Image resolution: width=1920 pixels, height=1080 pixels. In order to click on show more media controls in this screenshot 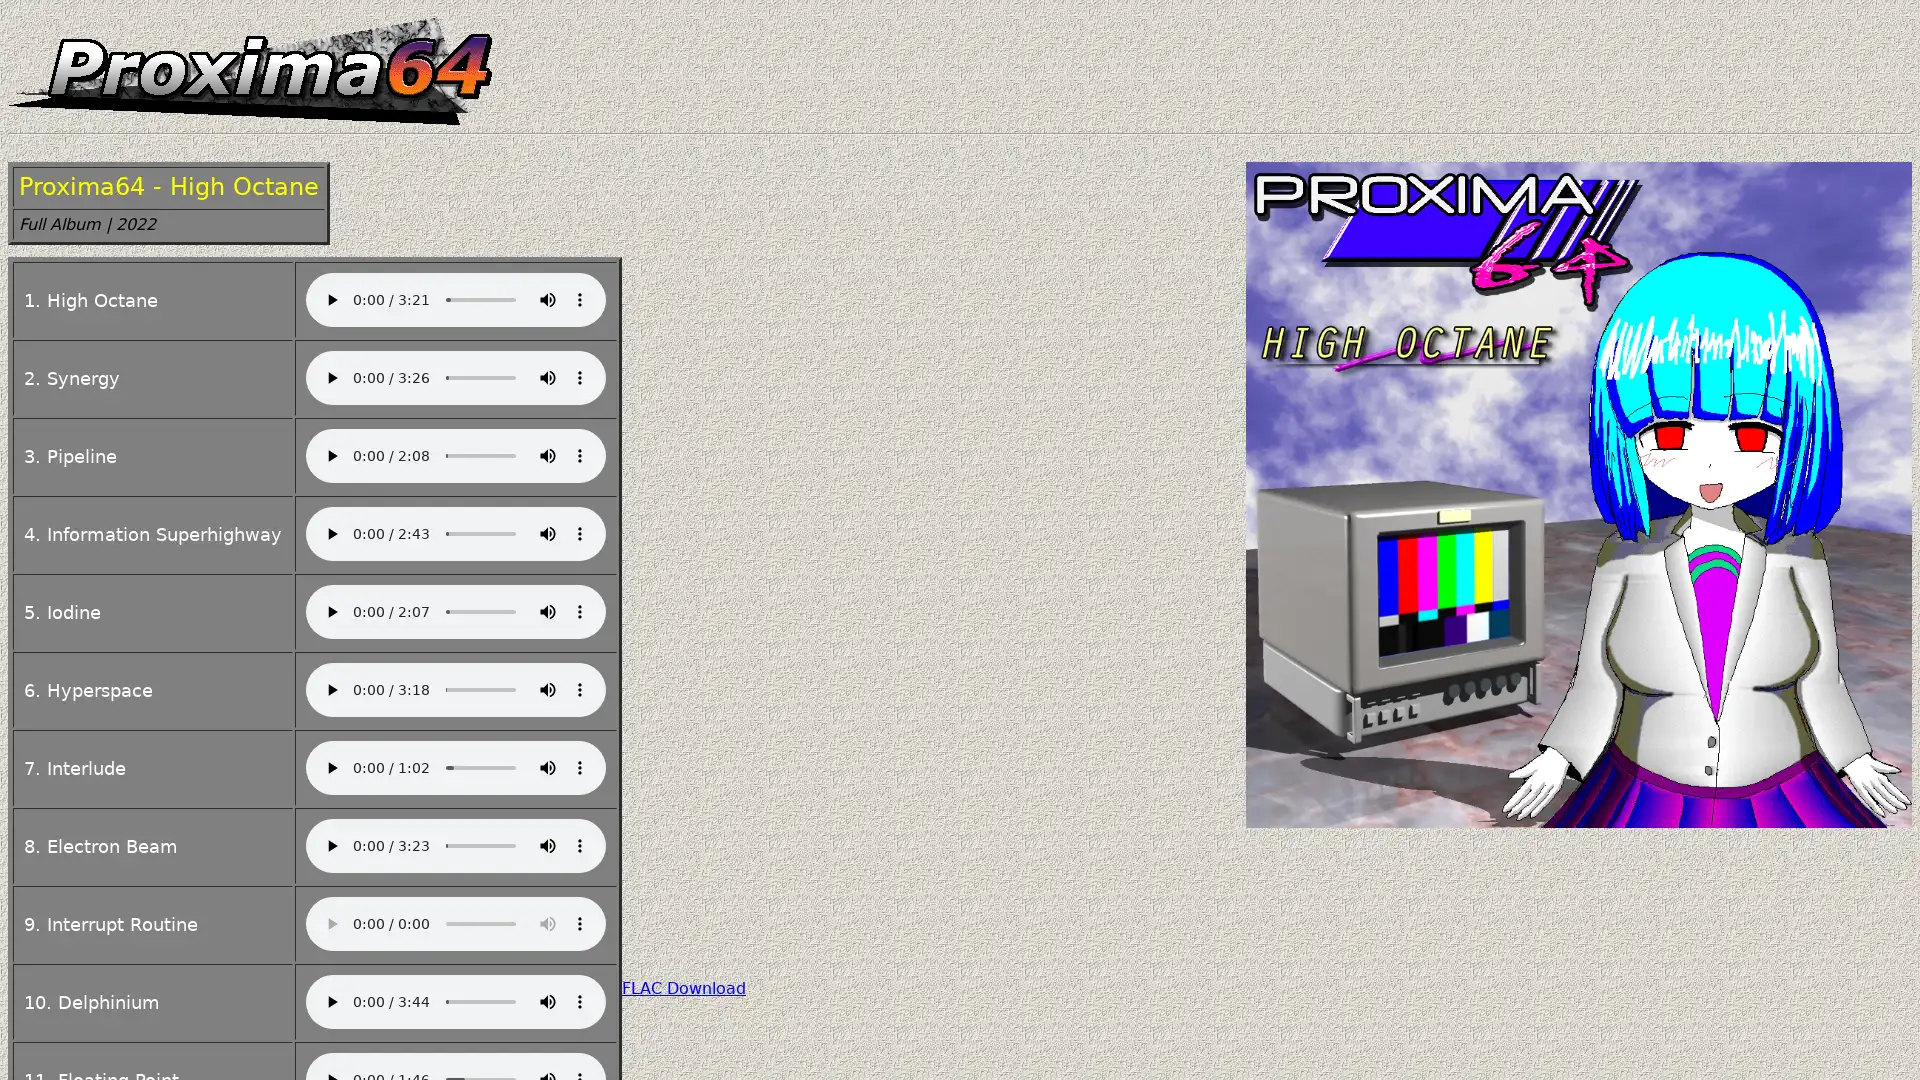, I will do `click(579, 845)`.